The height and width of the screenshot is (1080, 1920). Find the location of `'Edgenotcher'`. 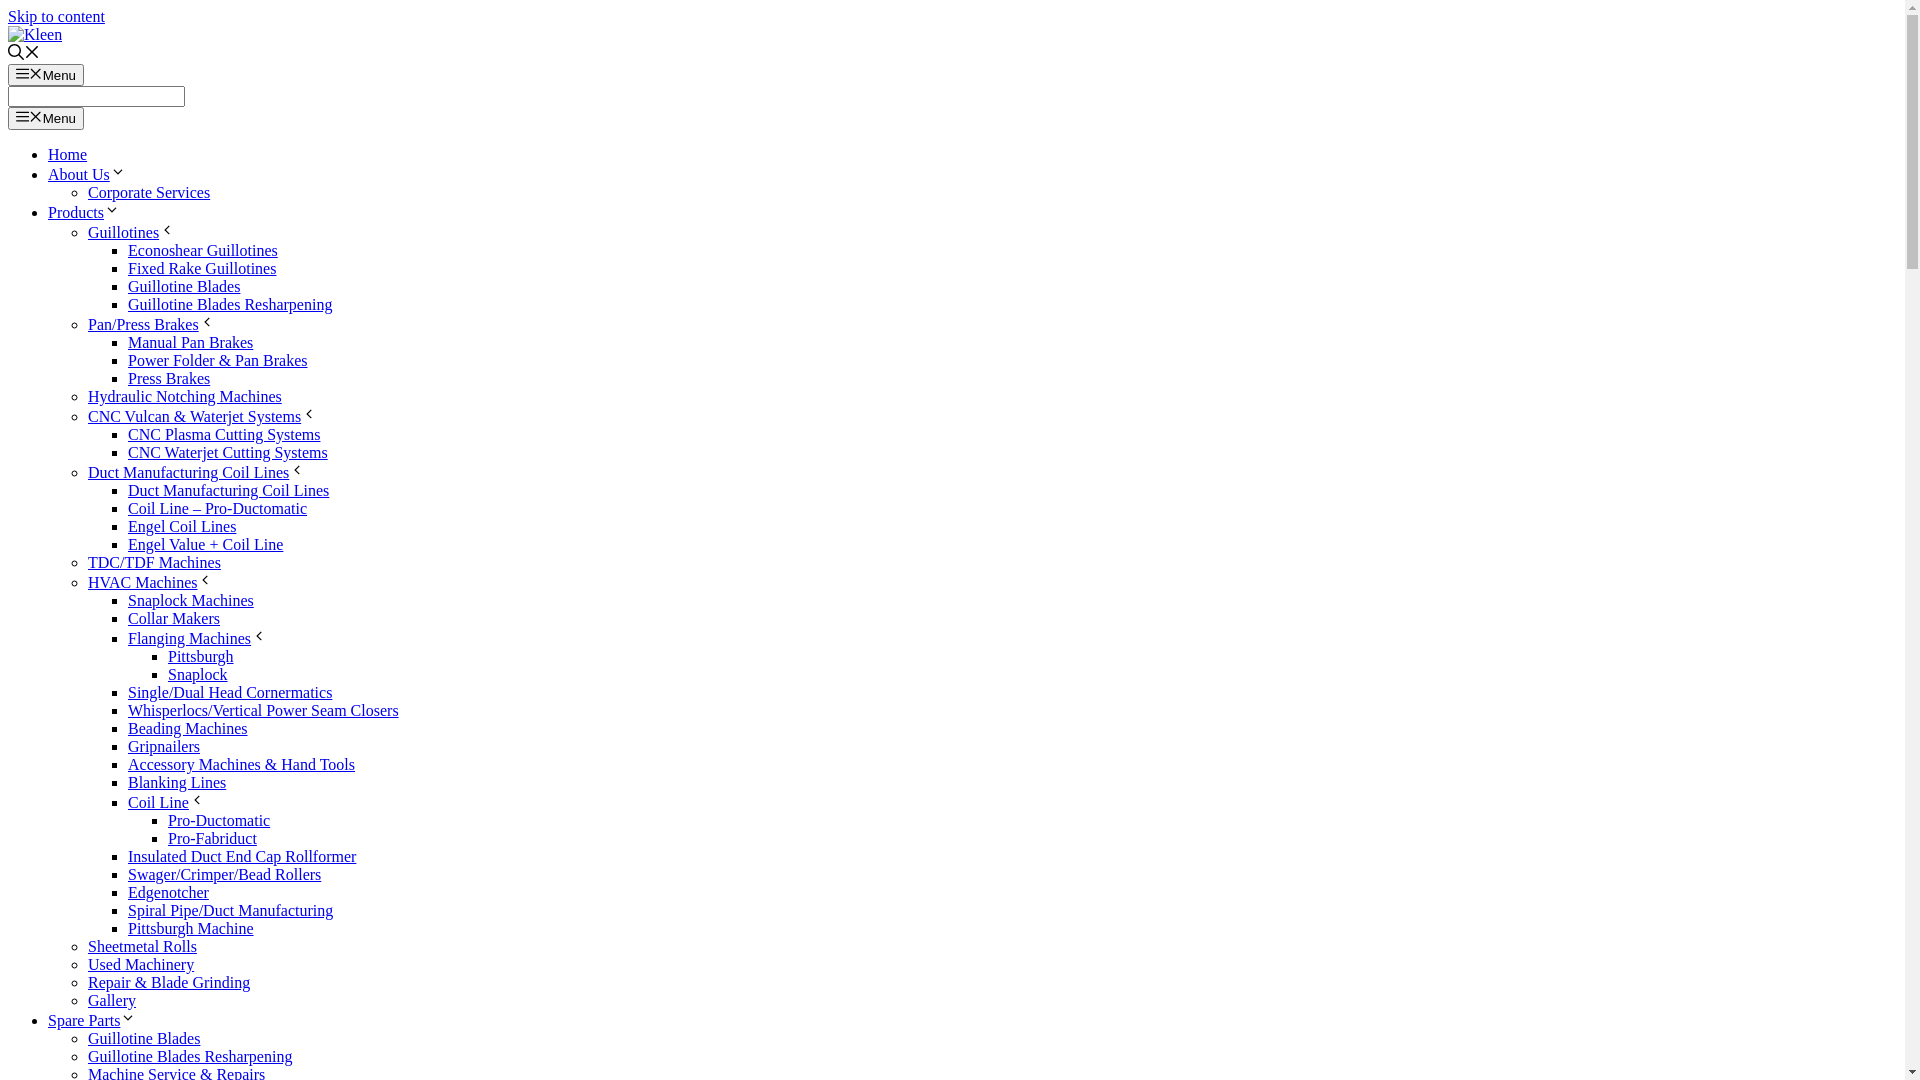

'Edgenotcher' is located at coordinates (127, 891).